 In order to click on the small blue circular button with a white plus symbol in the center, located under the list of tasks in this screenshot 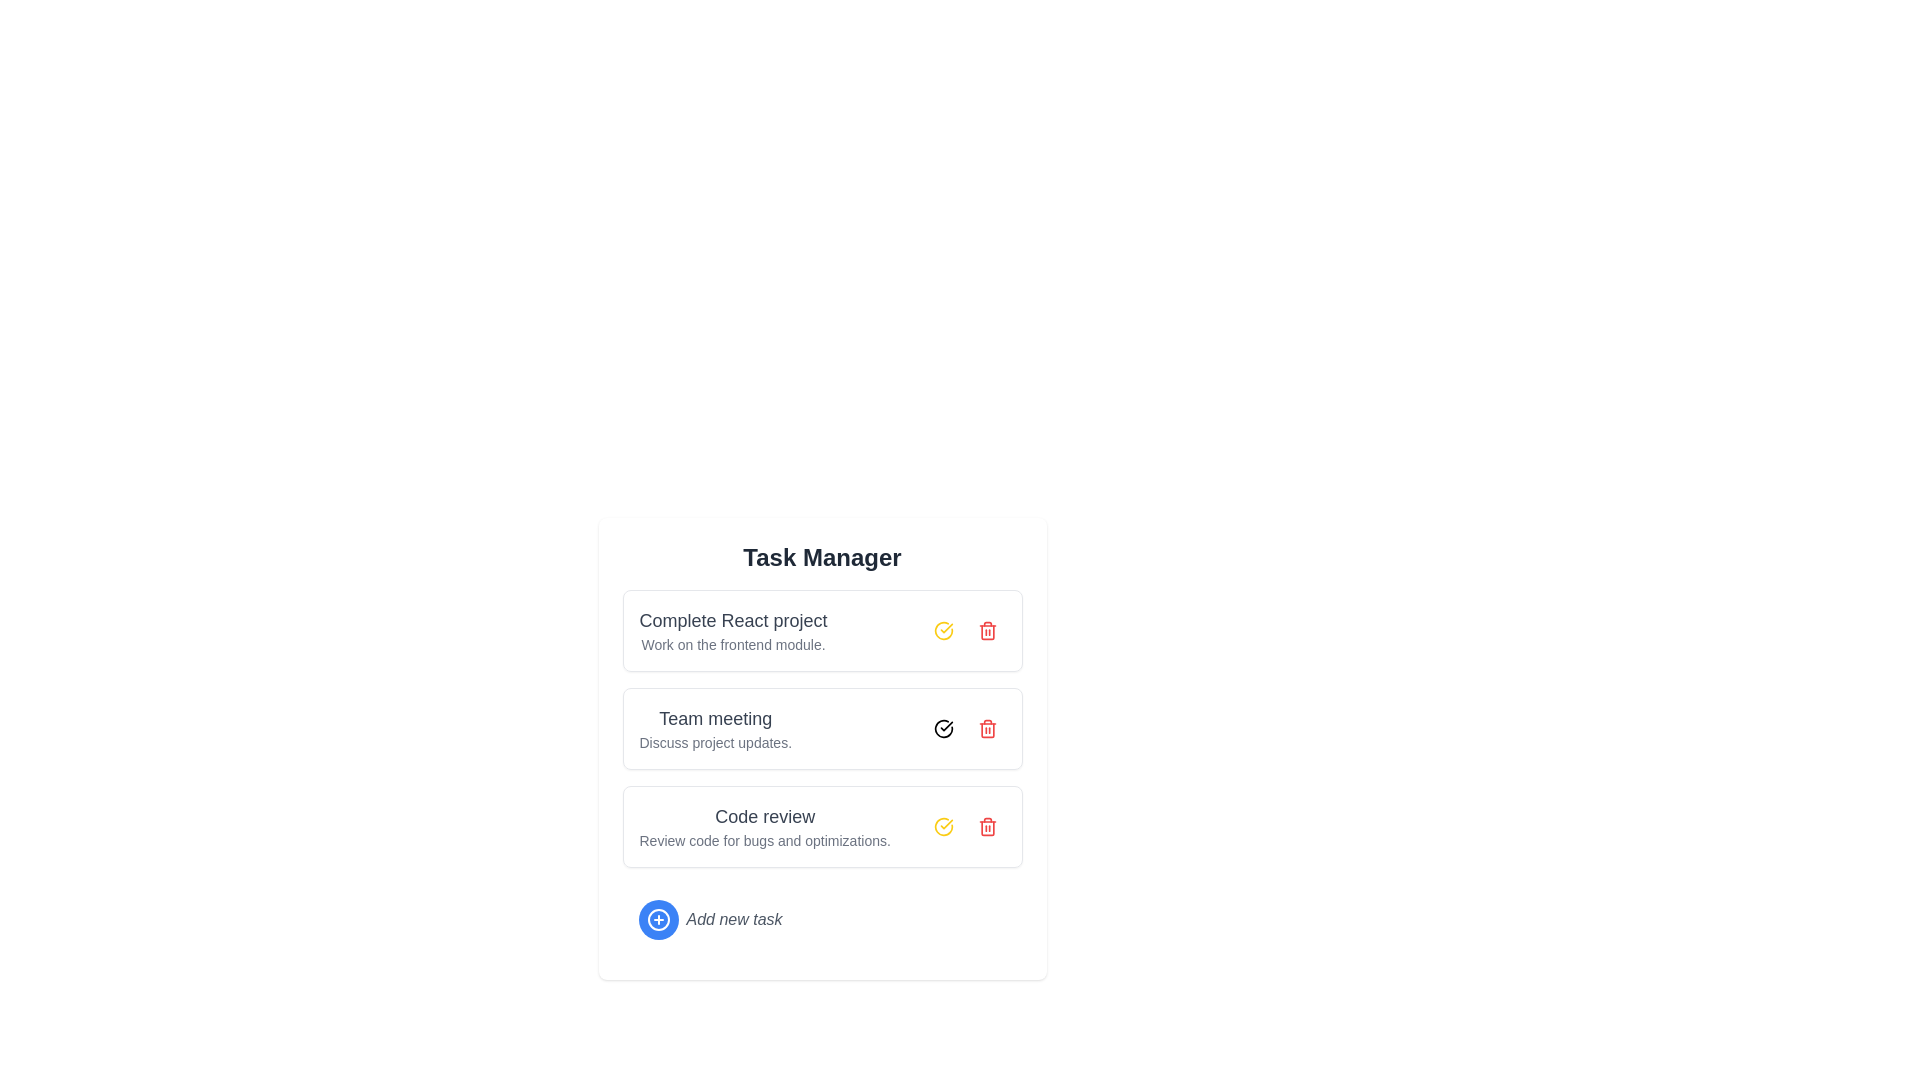, I will do `click(658, 920)`.